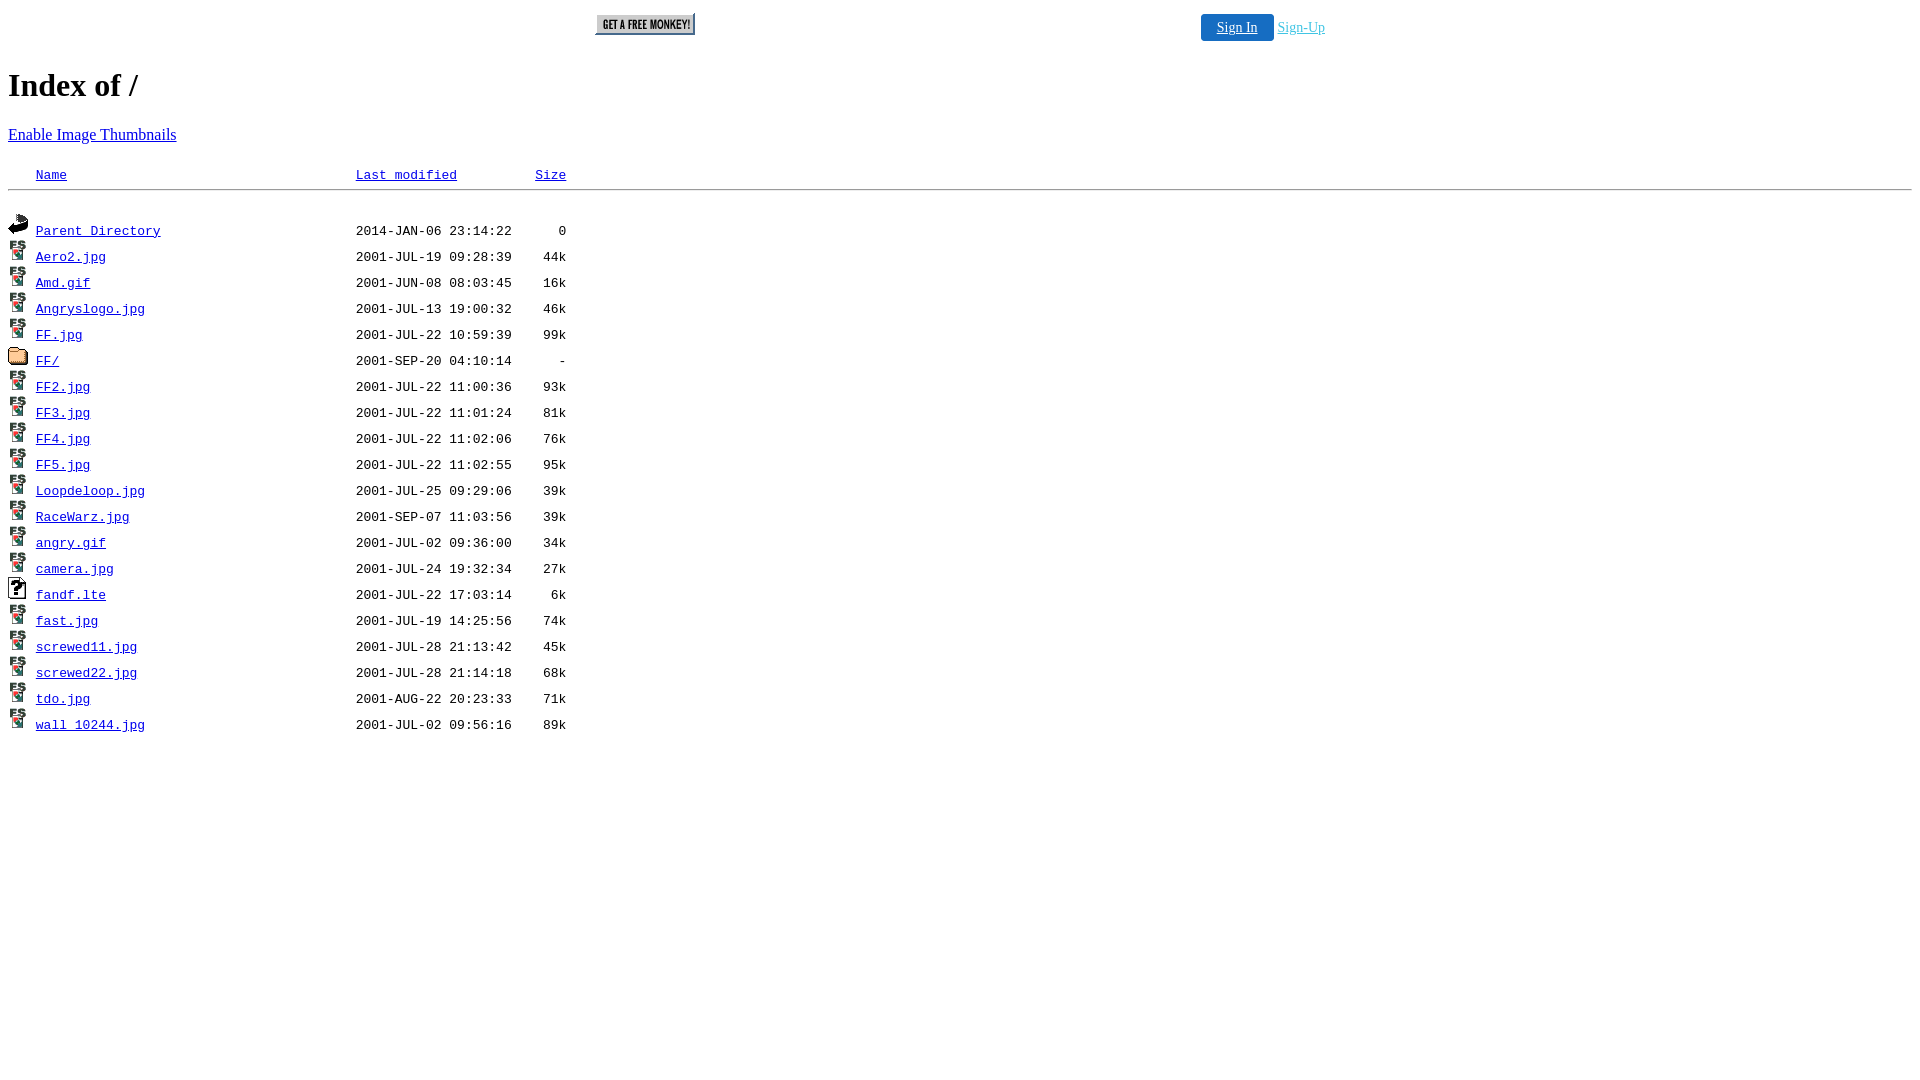 The width and height of the screenshot is (1920, 1080). Describe the element at coordinates (47, 361) in the screenshot. I see `'FF/'` at that location.